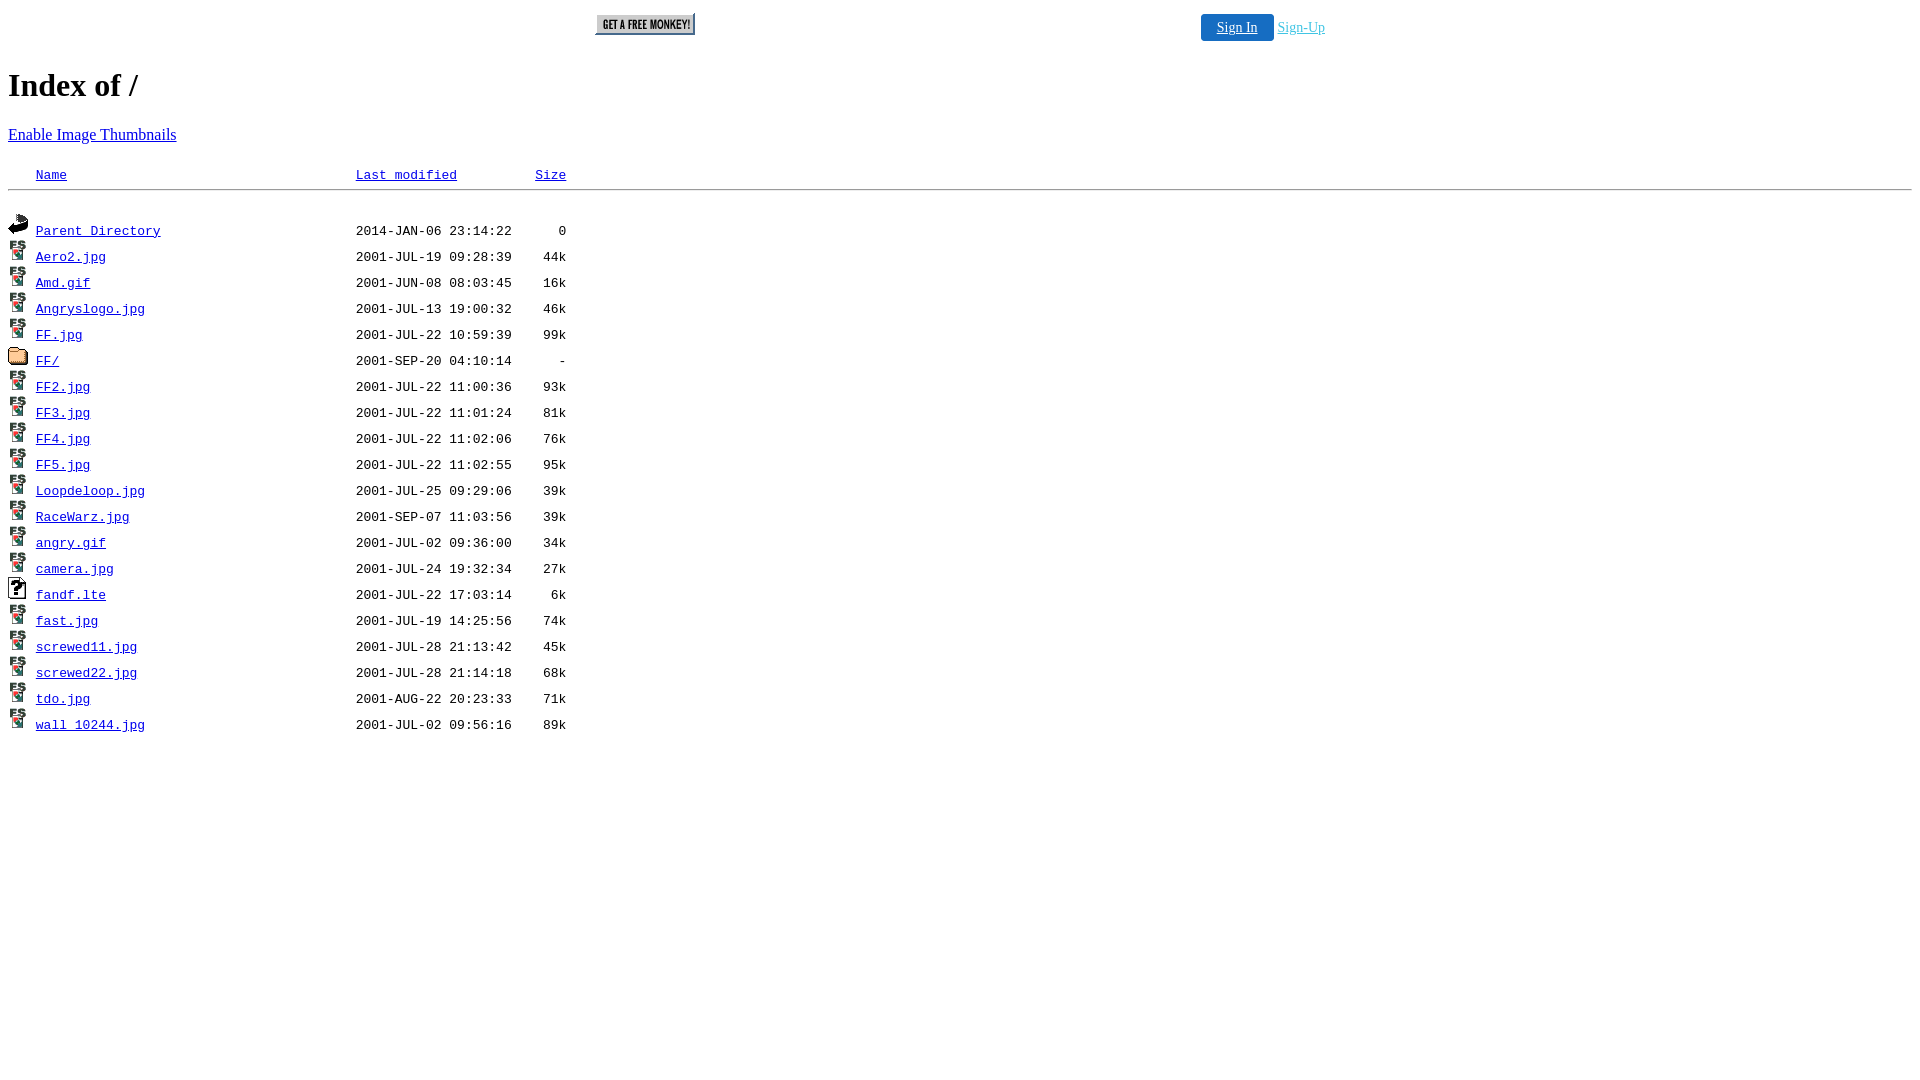 The width and height of the screenshot is (1920, 1080). Describe the element at coordinates (47, 361) in the screenshot. I see `'FF/'` at that location.